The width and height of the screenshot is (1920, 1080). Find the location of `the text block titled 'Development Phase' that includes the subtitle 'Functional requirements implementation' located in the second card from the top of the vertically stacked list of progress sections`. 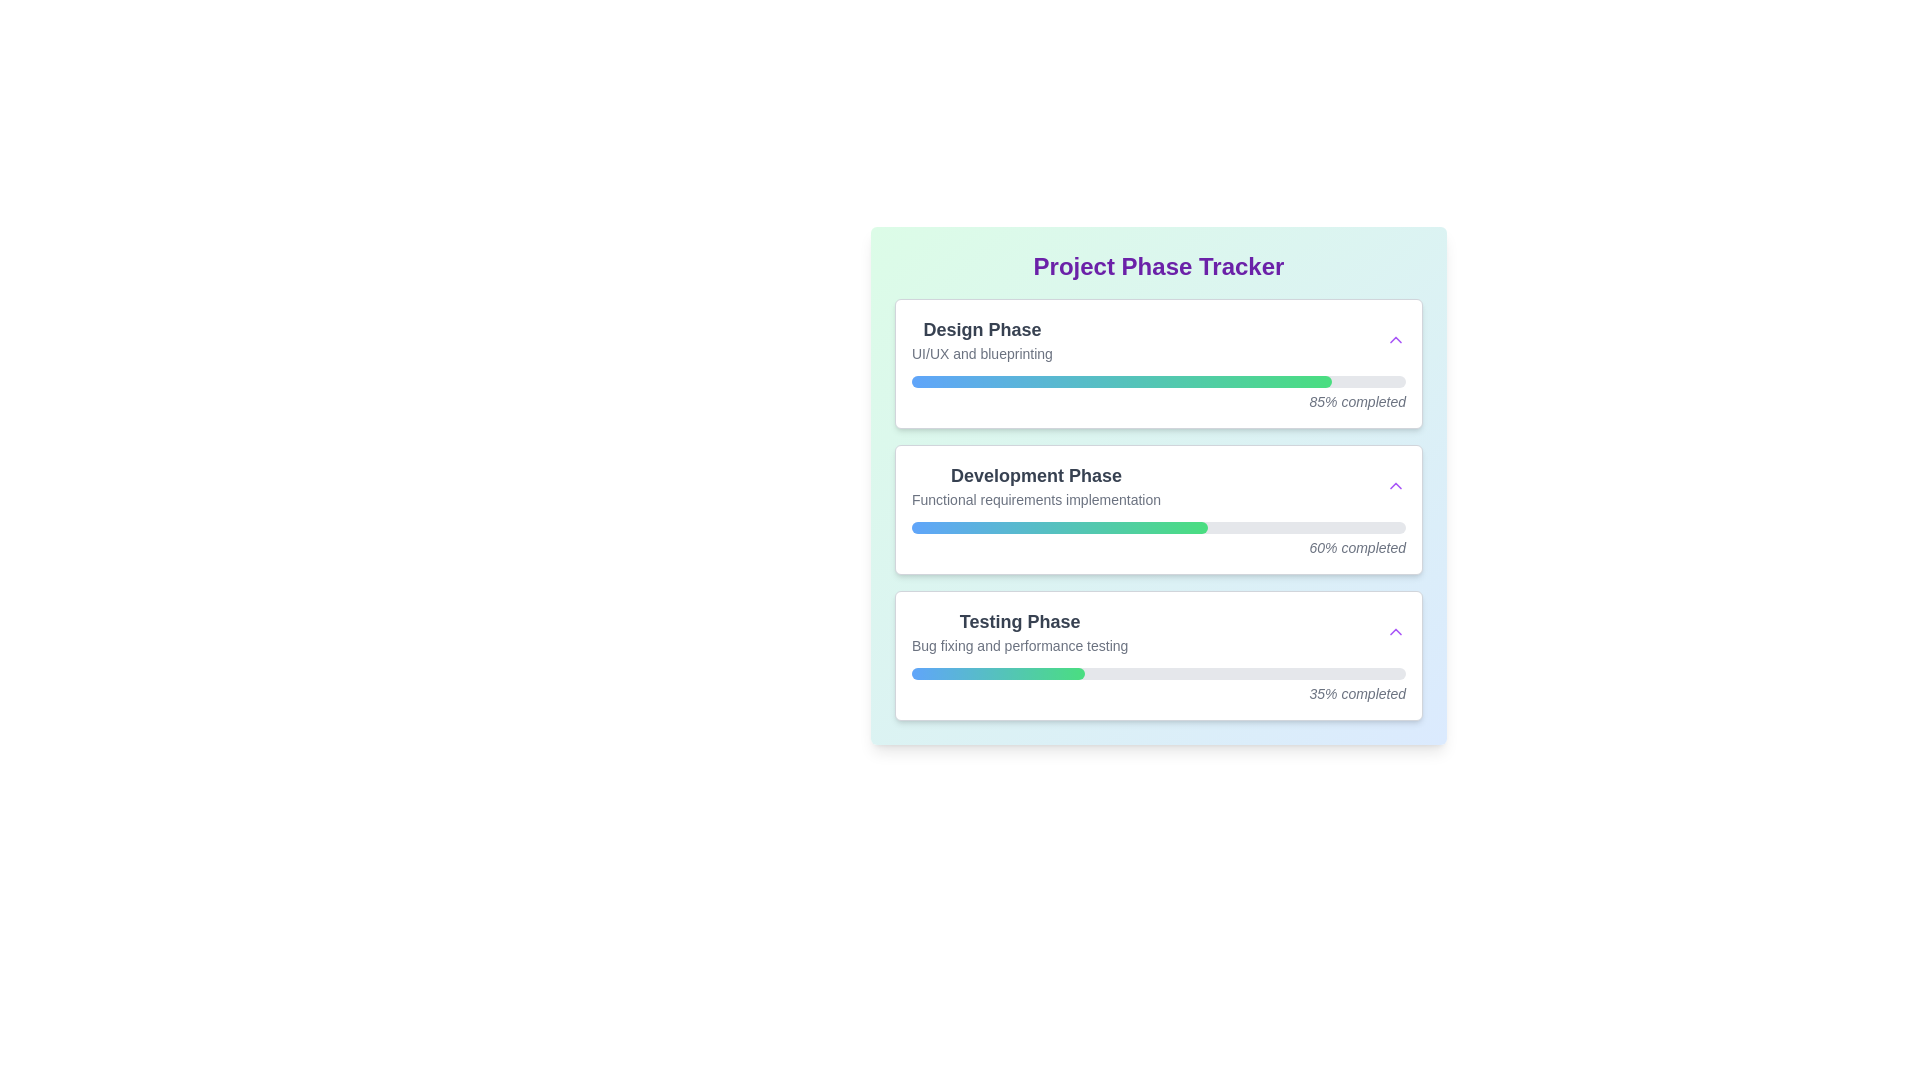

the text block titled 'Development Phase' that includes the subtitle 'Functional requirements implementation' located in the second card from the top of the vertically stacked list of progress sections is located at coordinates (1036, 486).